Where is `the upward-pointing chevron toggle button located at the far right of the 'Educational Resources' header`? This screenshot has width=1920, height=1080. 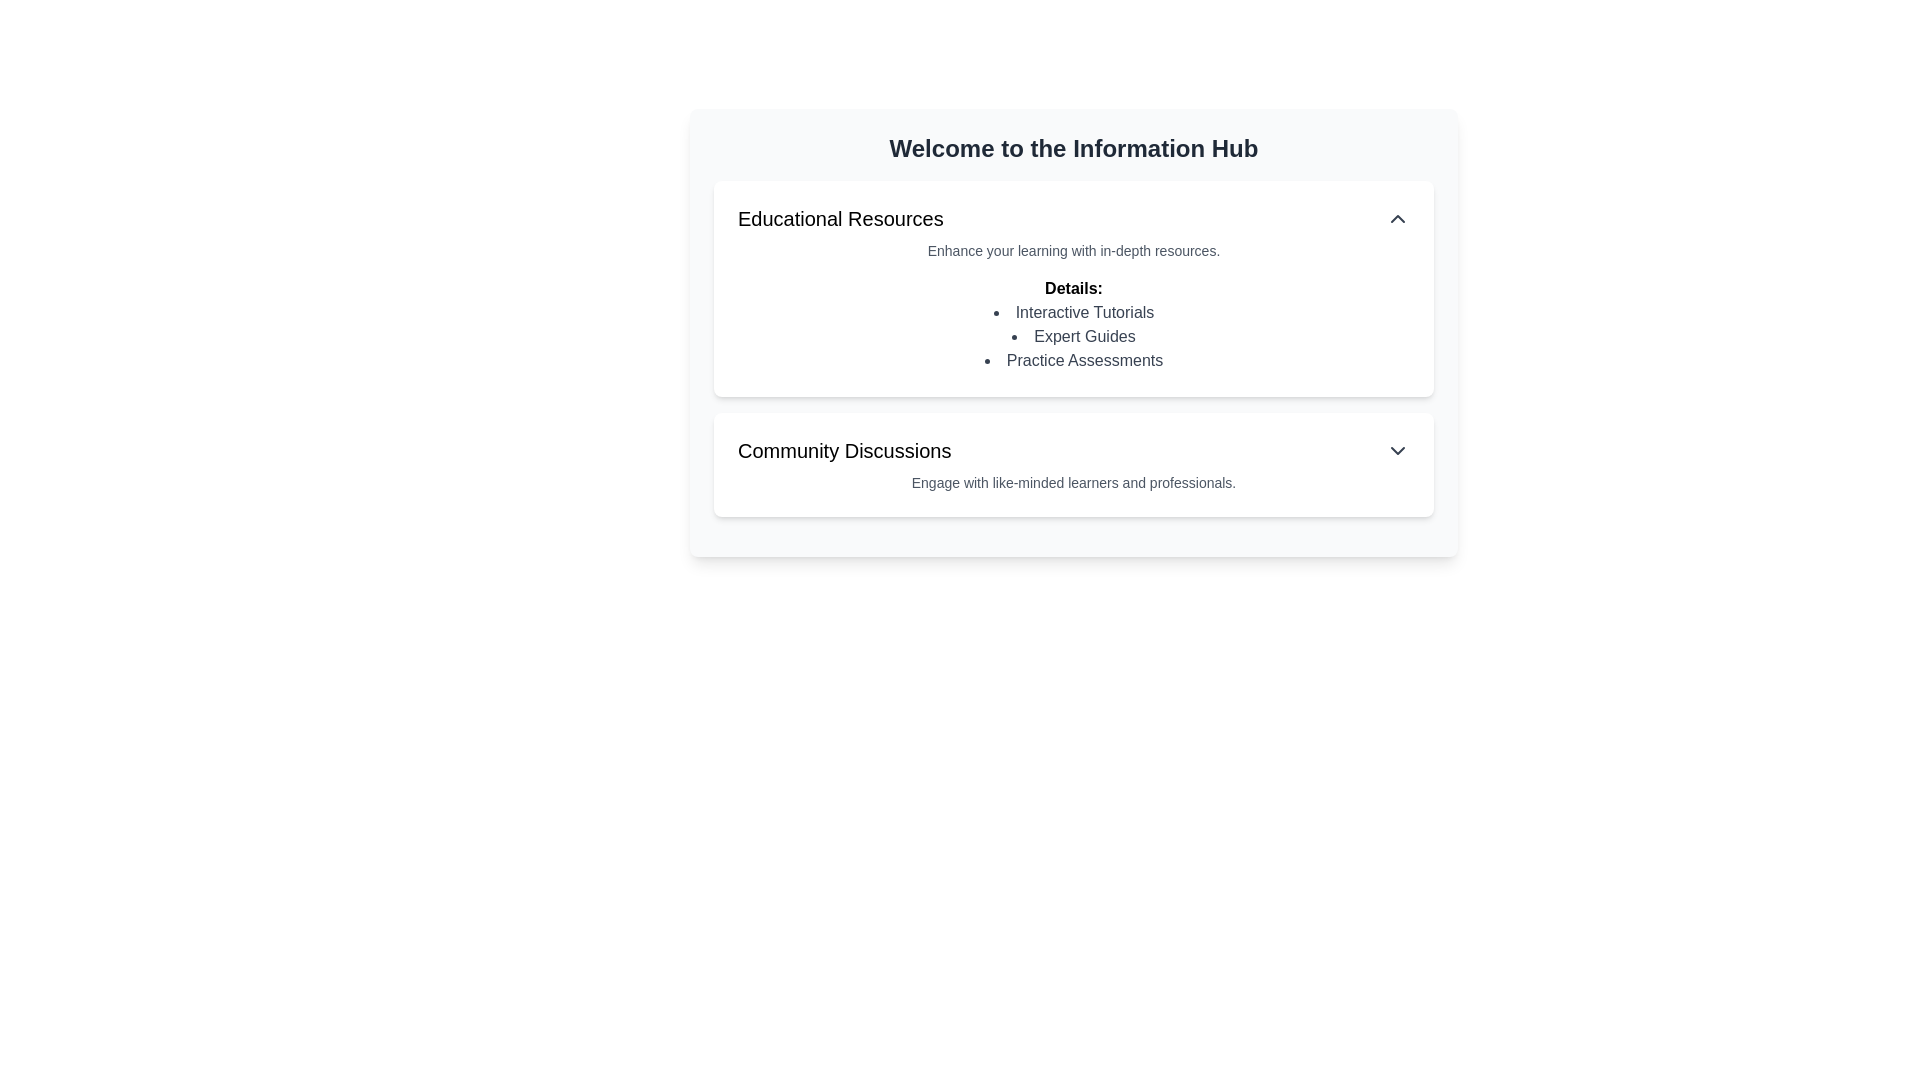
the upward-pointing chevron toggle button located at the far right of the 'Educational Resources' header is located at coordinates (1396, 219).